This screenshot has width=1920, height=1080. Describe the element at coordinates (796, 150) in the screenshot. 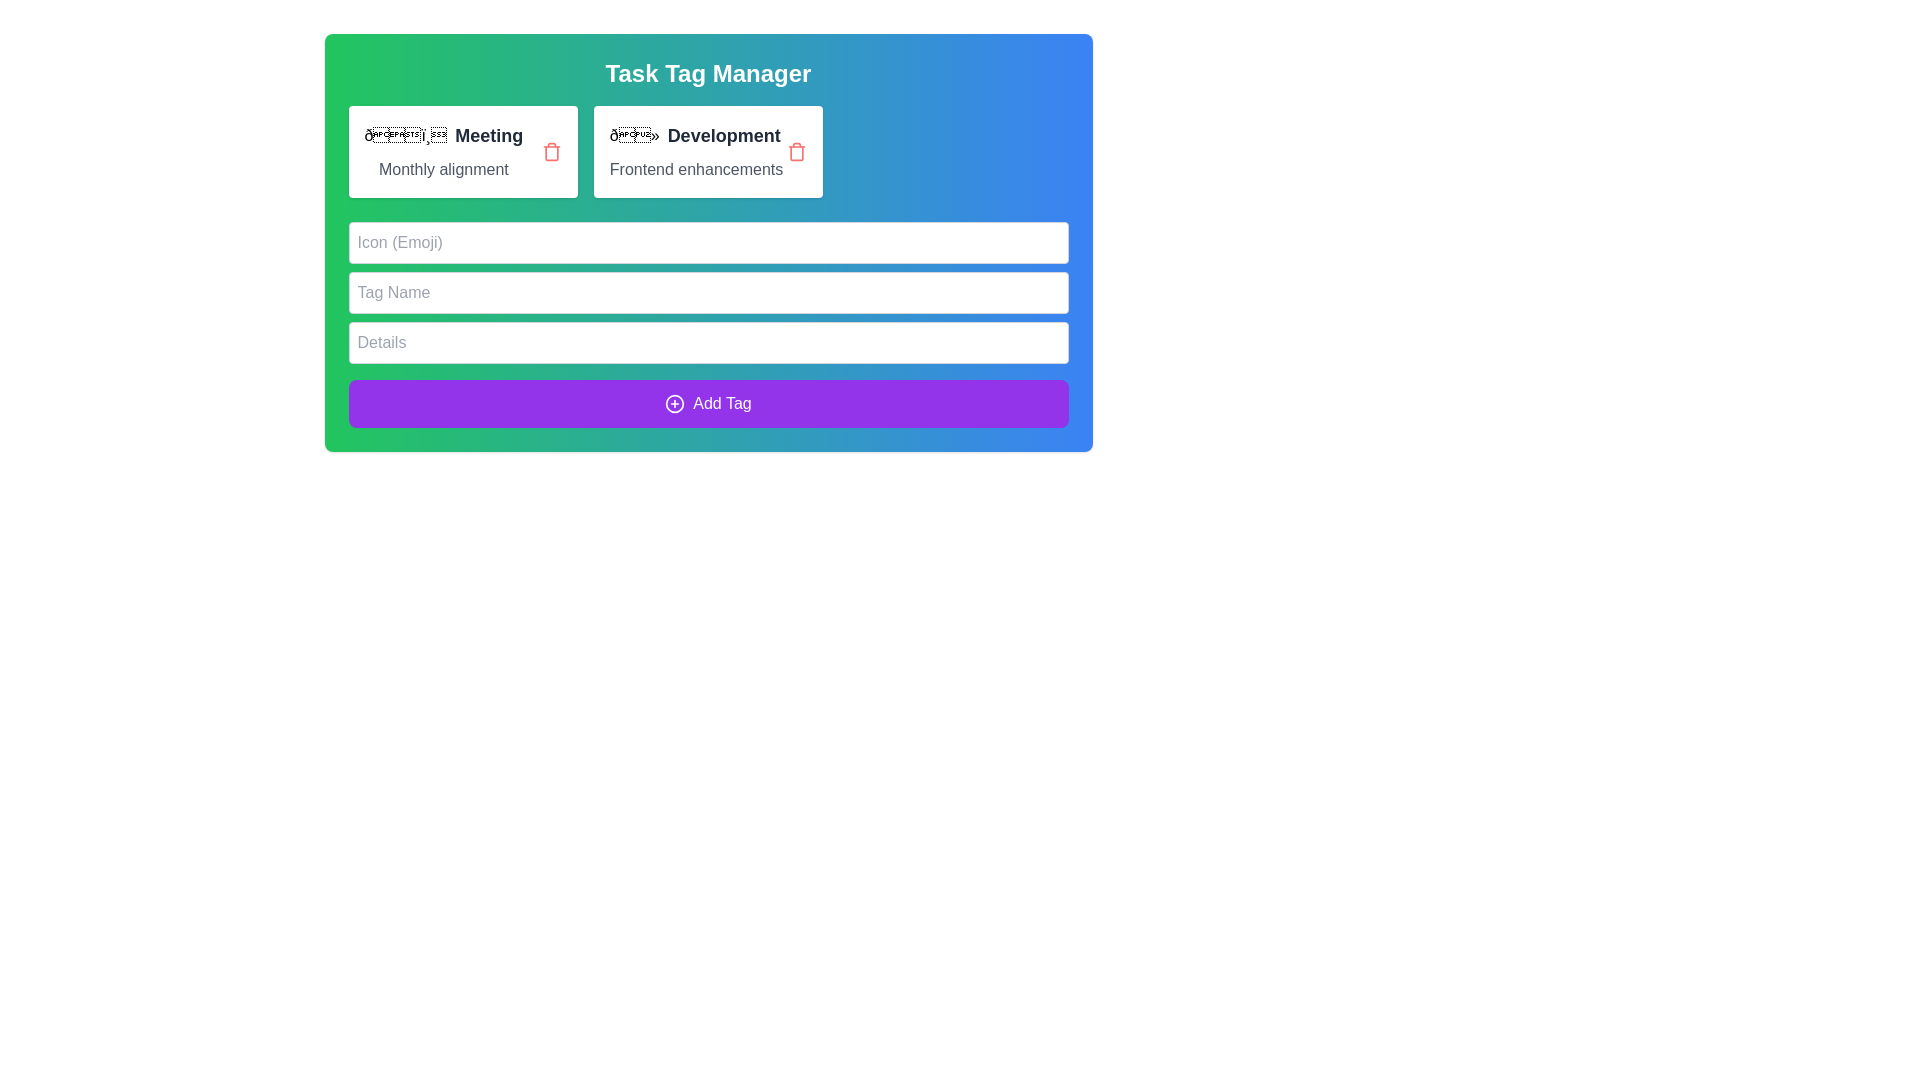

I see `the interactive red trash bin icon located at the top-right corner of the panel for 'Development' and 'Frontend enhancements'` at that location.